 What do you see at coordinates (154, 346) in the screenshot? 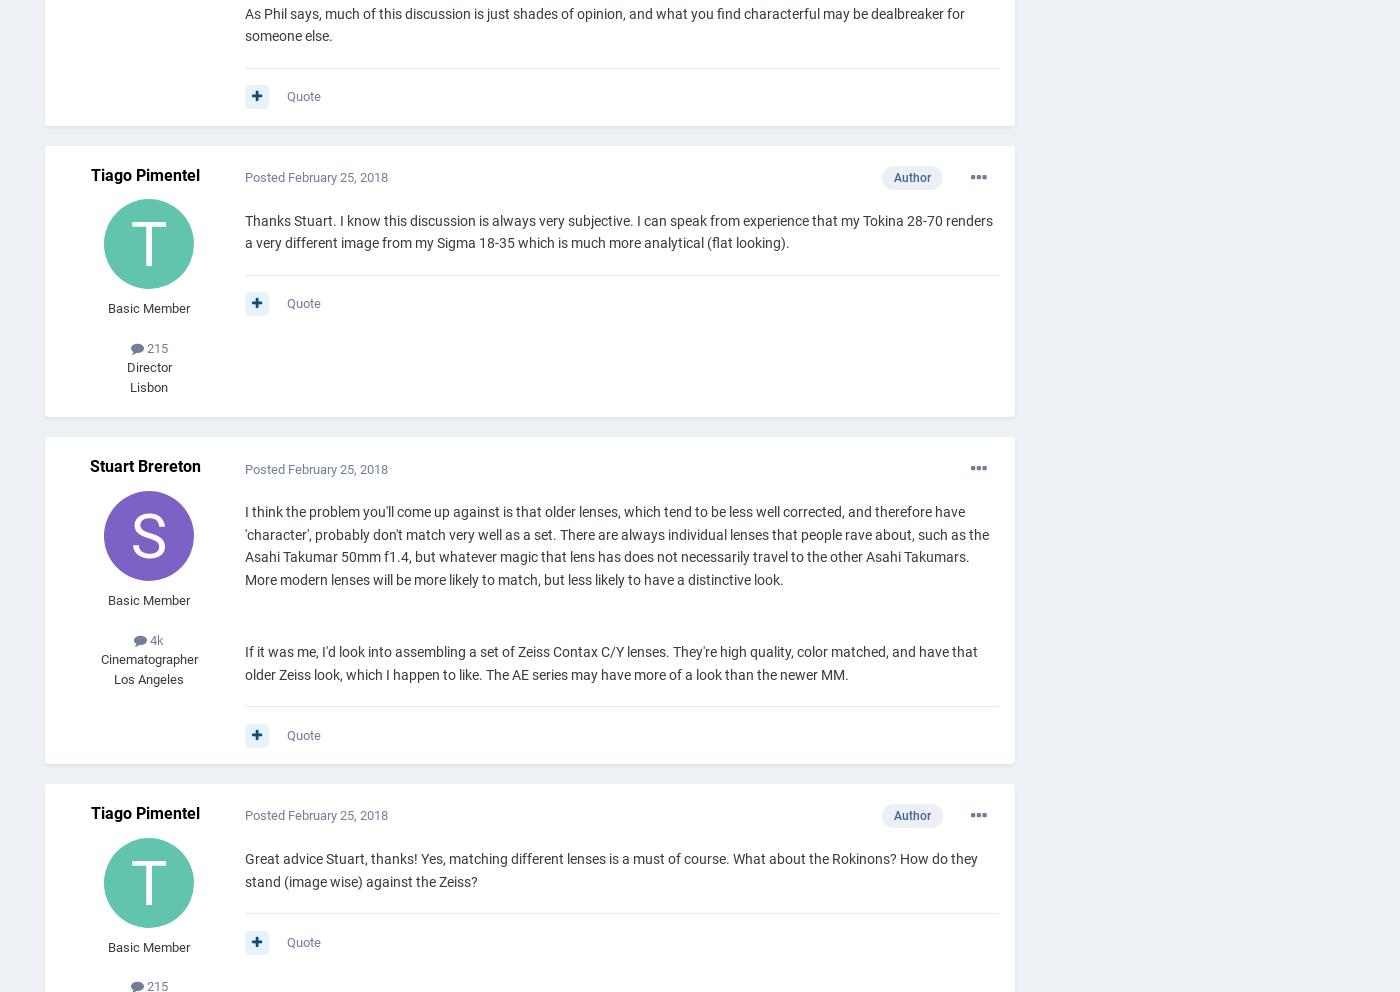
I see `'215'` at bounding box center [154, 346].